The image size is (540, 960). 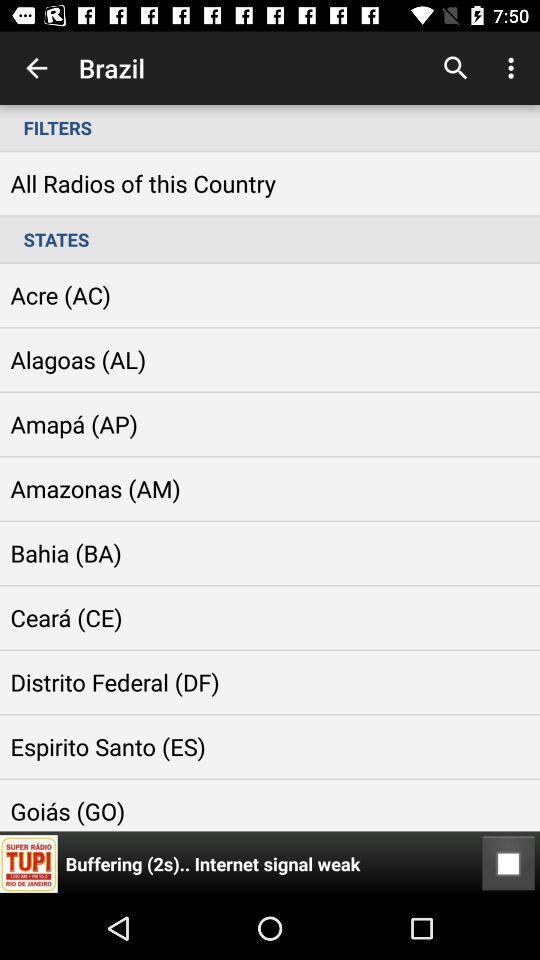 I want to click on the item above filters, so click(x=513, y=68).